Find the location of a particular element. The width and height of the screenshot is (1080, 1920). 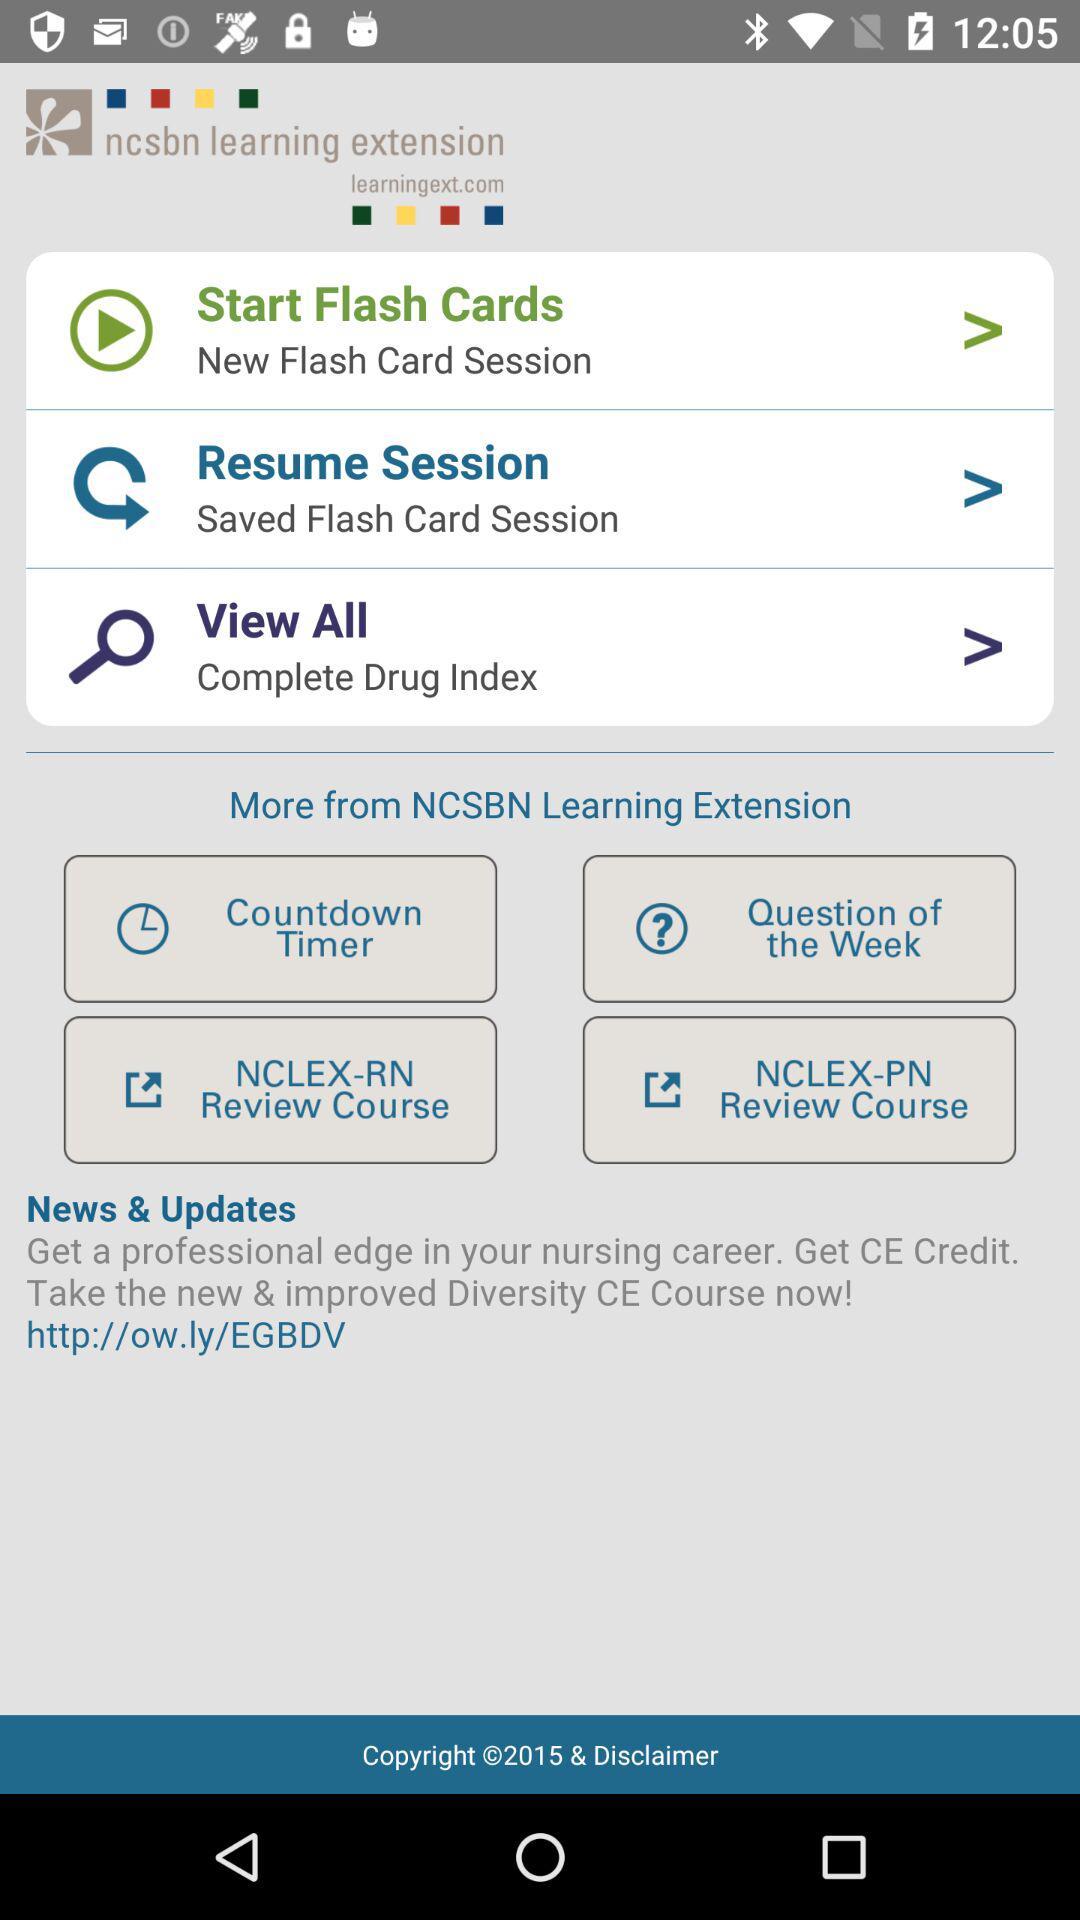

review course is located at coordinates (280, 1089).